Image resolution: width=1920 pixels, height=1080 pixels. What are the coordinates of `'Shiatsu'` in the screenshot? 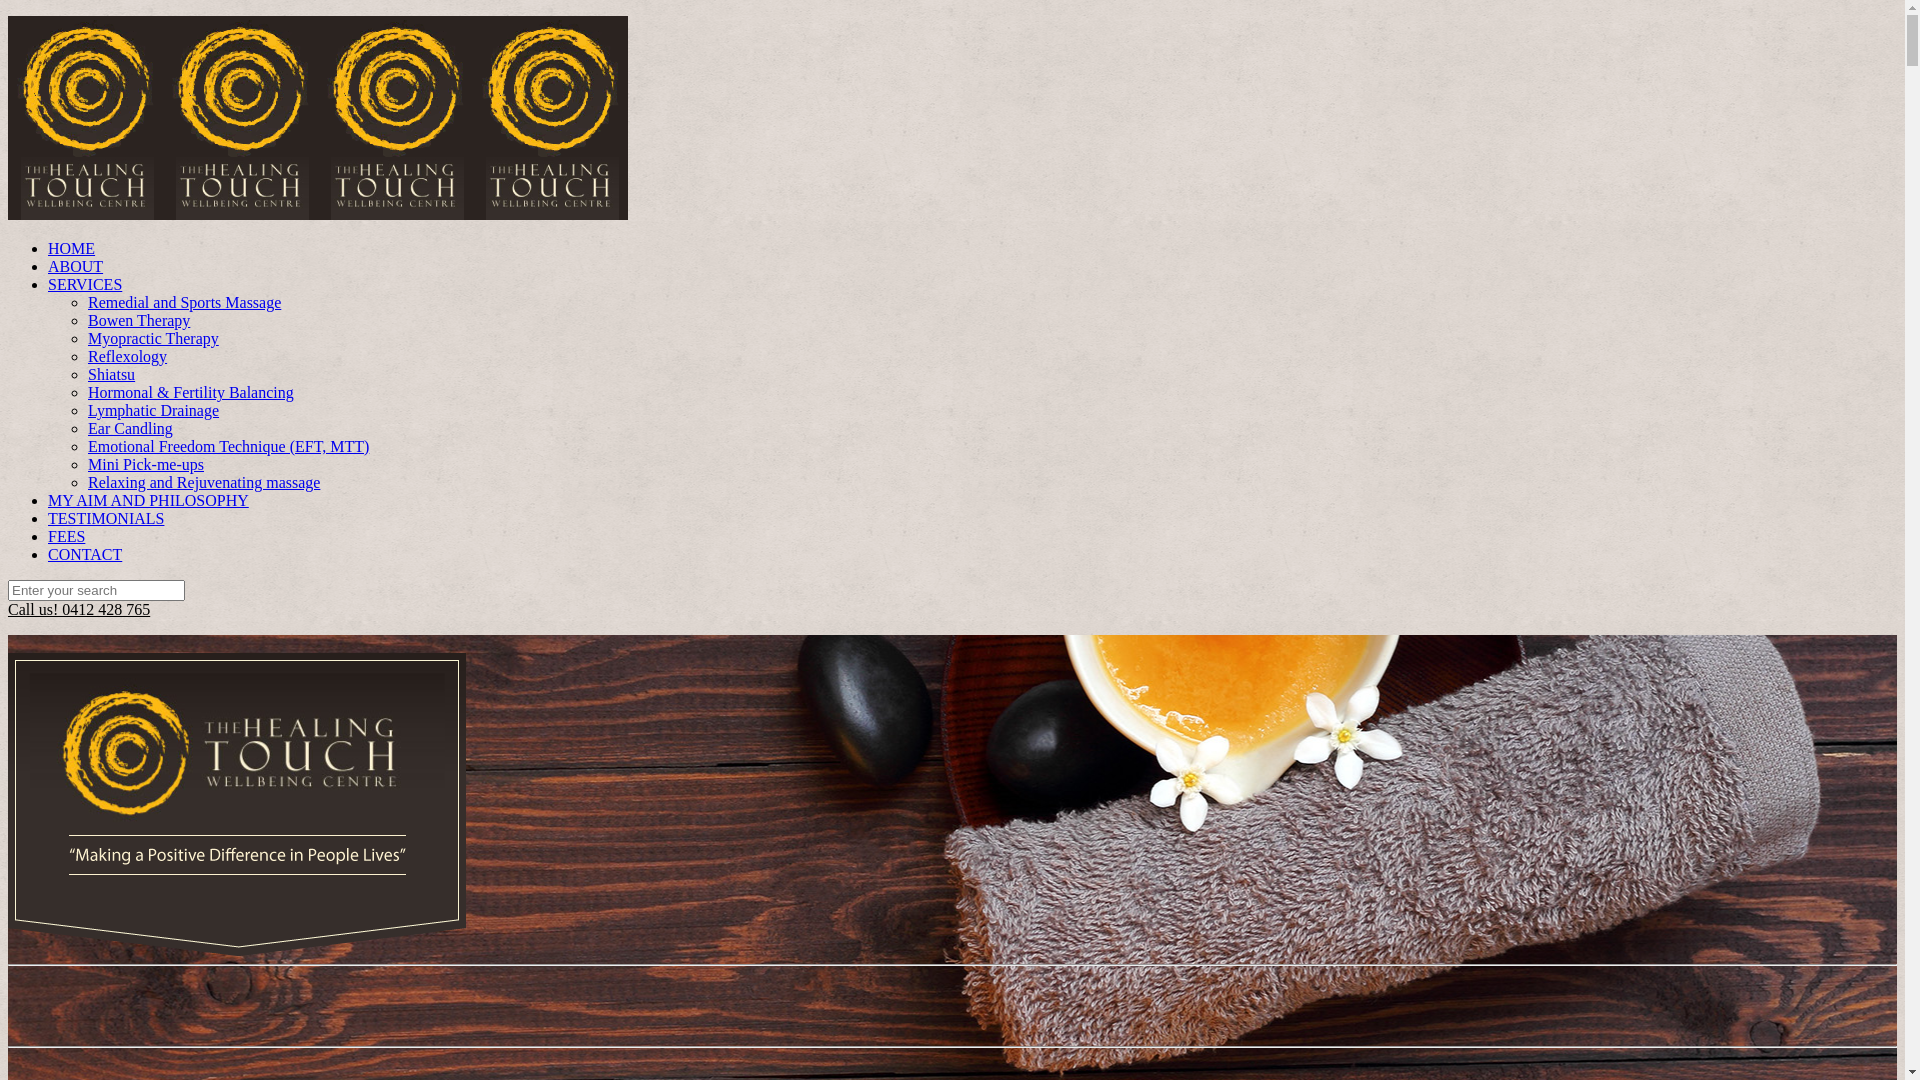 It's located at (110, 374).